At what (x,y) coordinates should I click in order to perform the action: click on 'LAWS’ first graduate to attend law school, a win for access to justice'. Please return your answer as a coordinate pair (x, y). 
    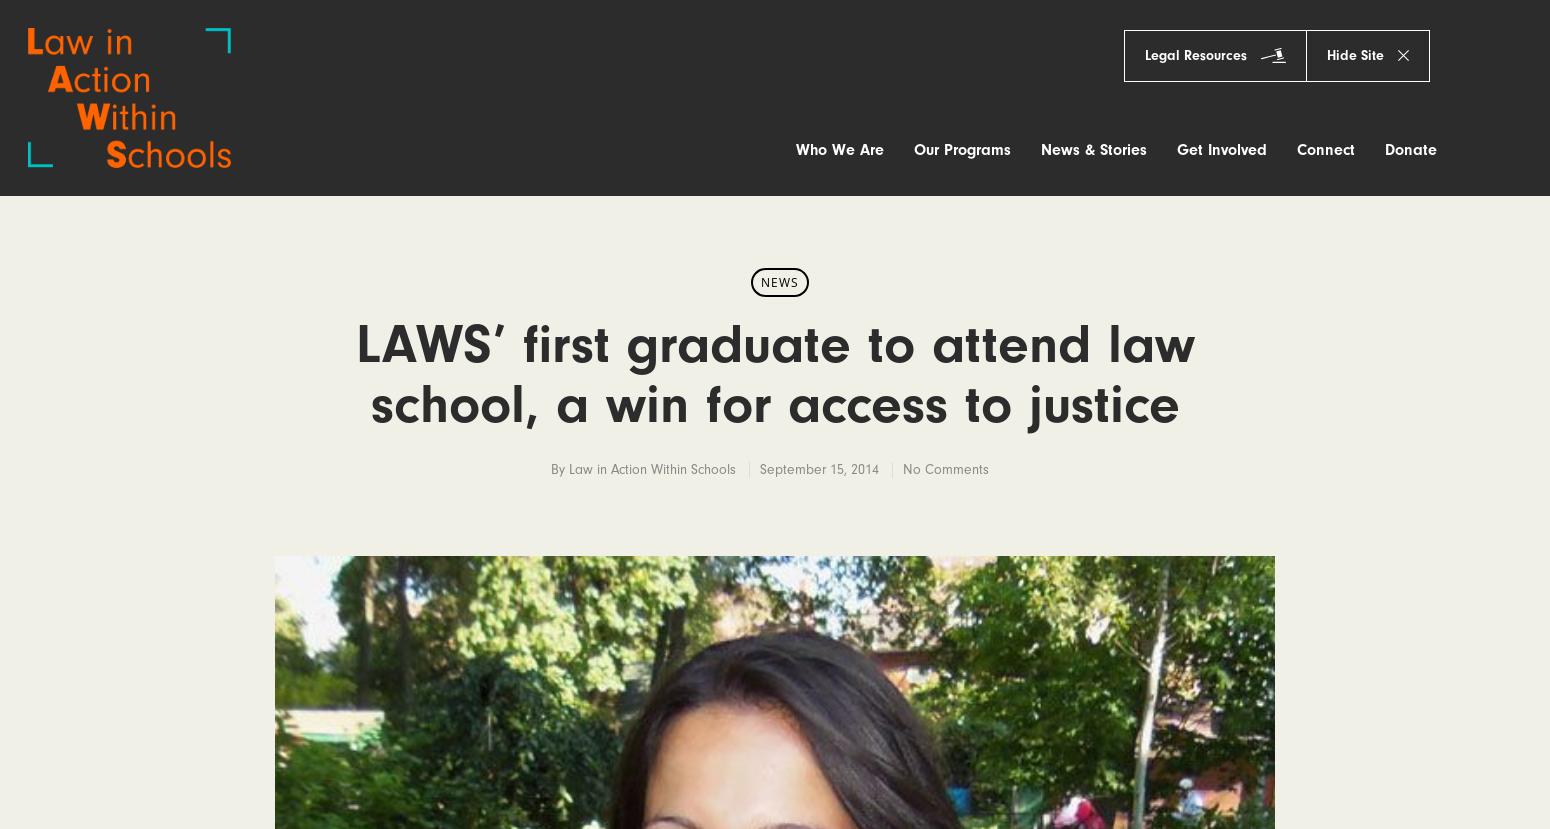
    Looking at the image, I should click on (353, 373).